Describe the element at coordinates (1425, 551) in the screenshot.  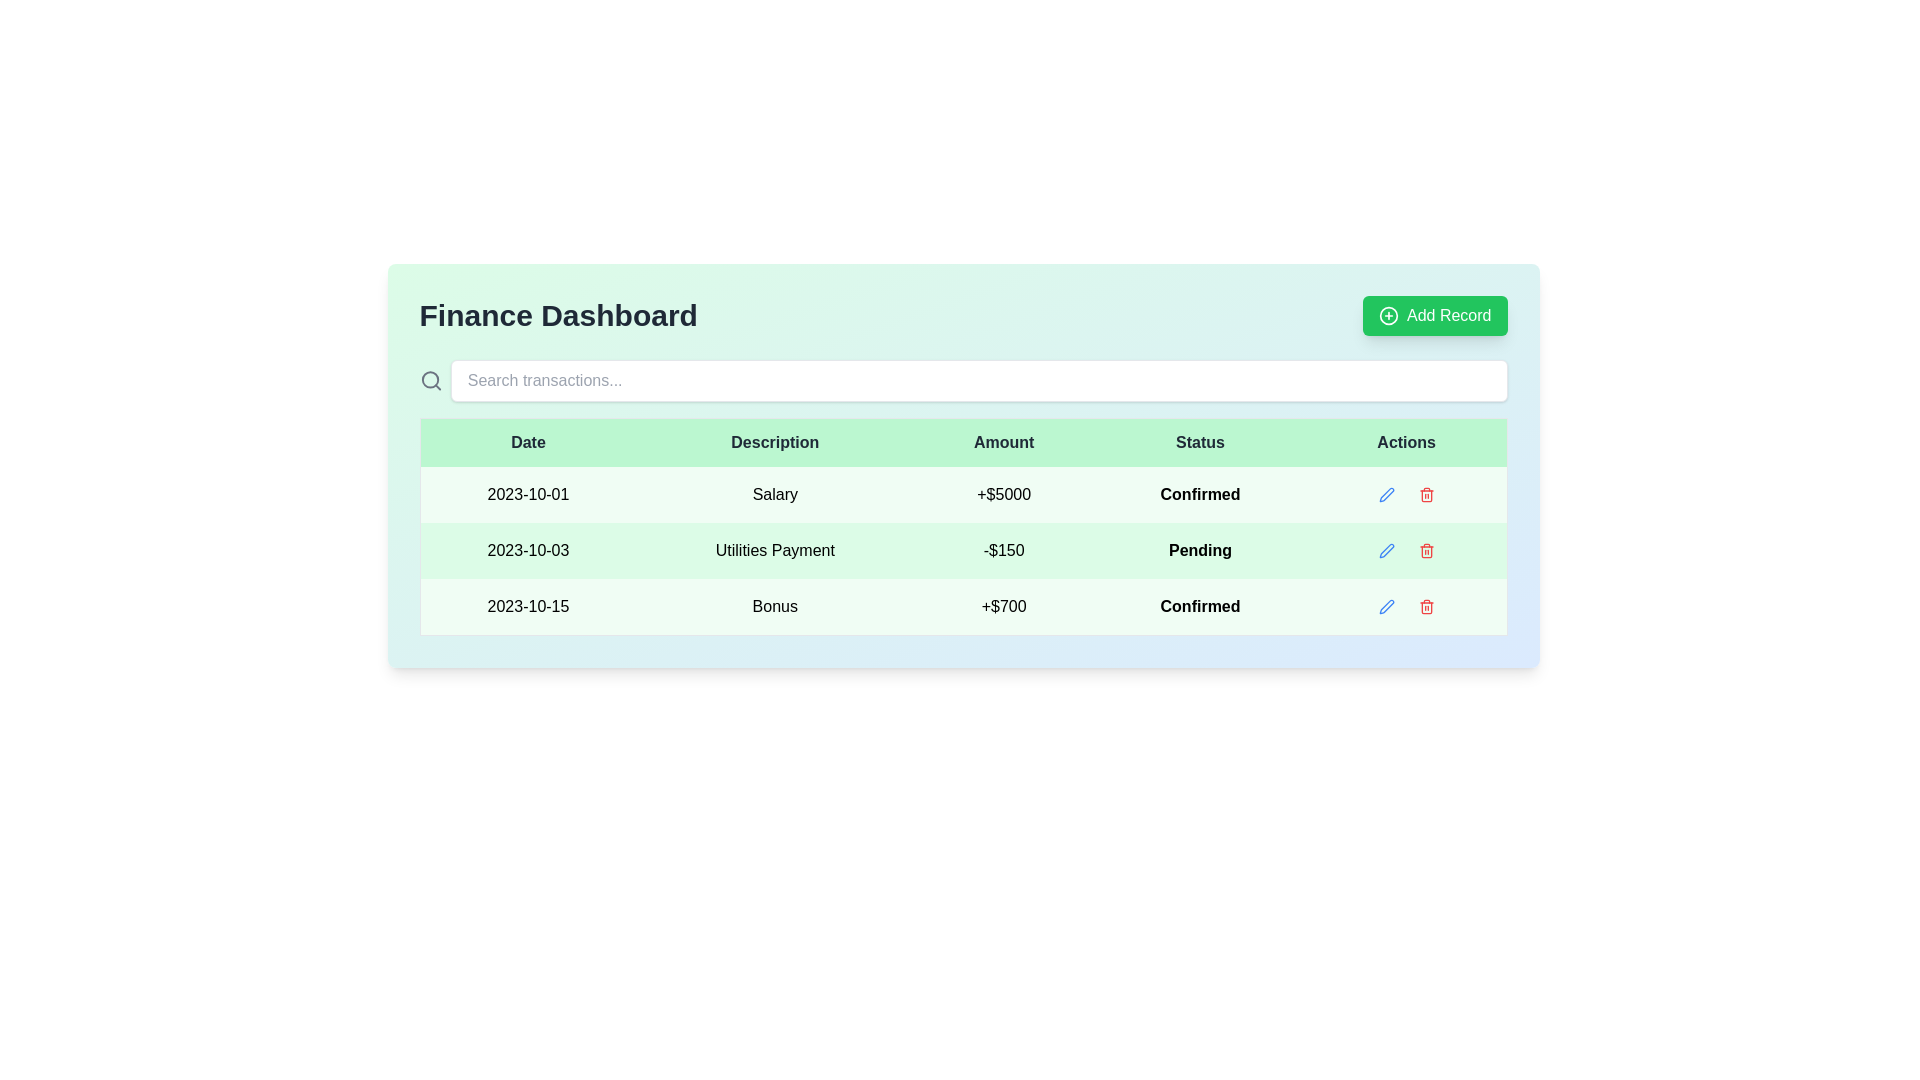
I see `the delete icon button located in the 'Actions' column of the second row for the 'Utilities Payment' entry dated '2023-10-03'` at that location.